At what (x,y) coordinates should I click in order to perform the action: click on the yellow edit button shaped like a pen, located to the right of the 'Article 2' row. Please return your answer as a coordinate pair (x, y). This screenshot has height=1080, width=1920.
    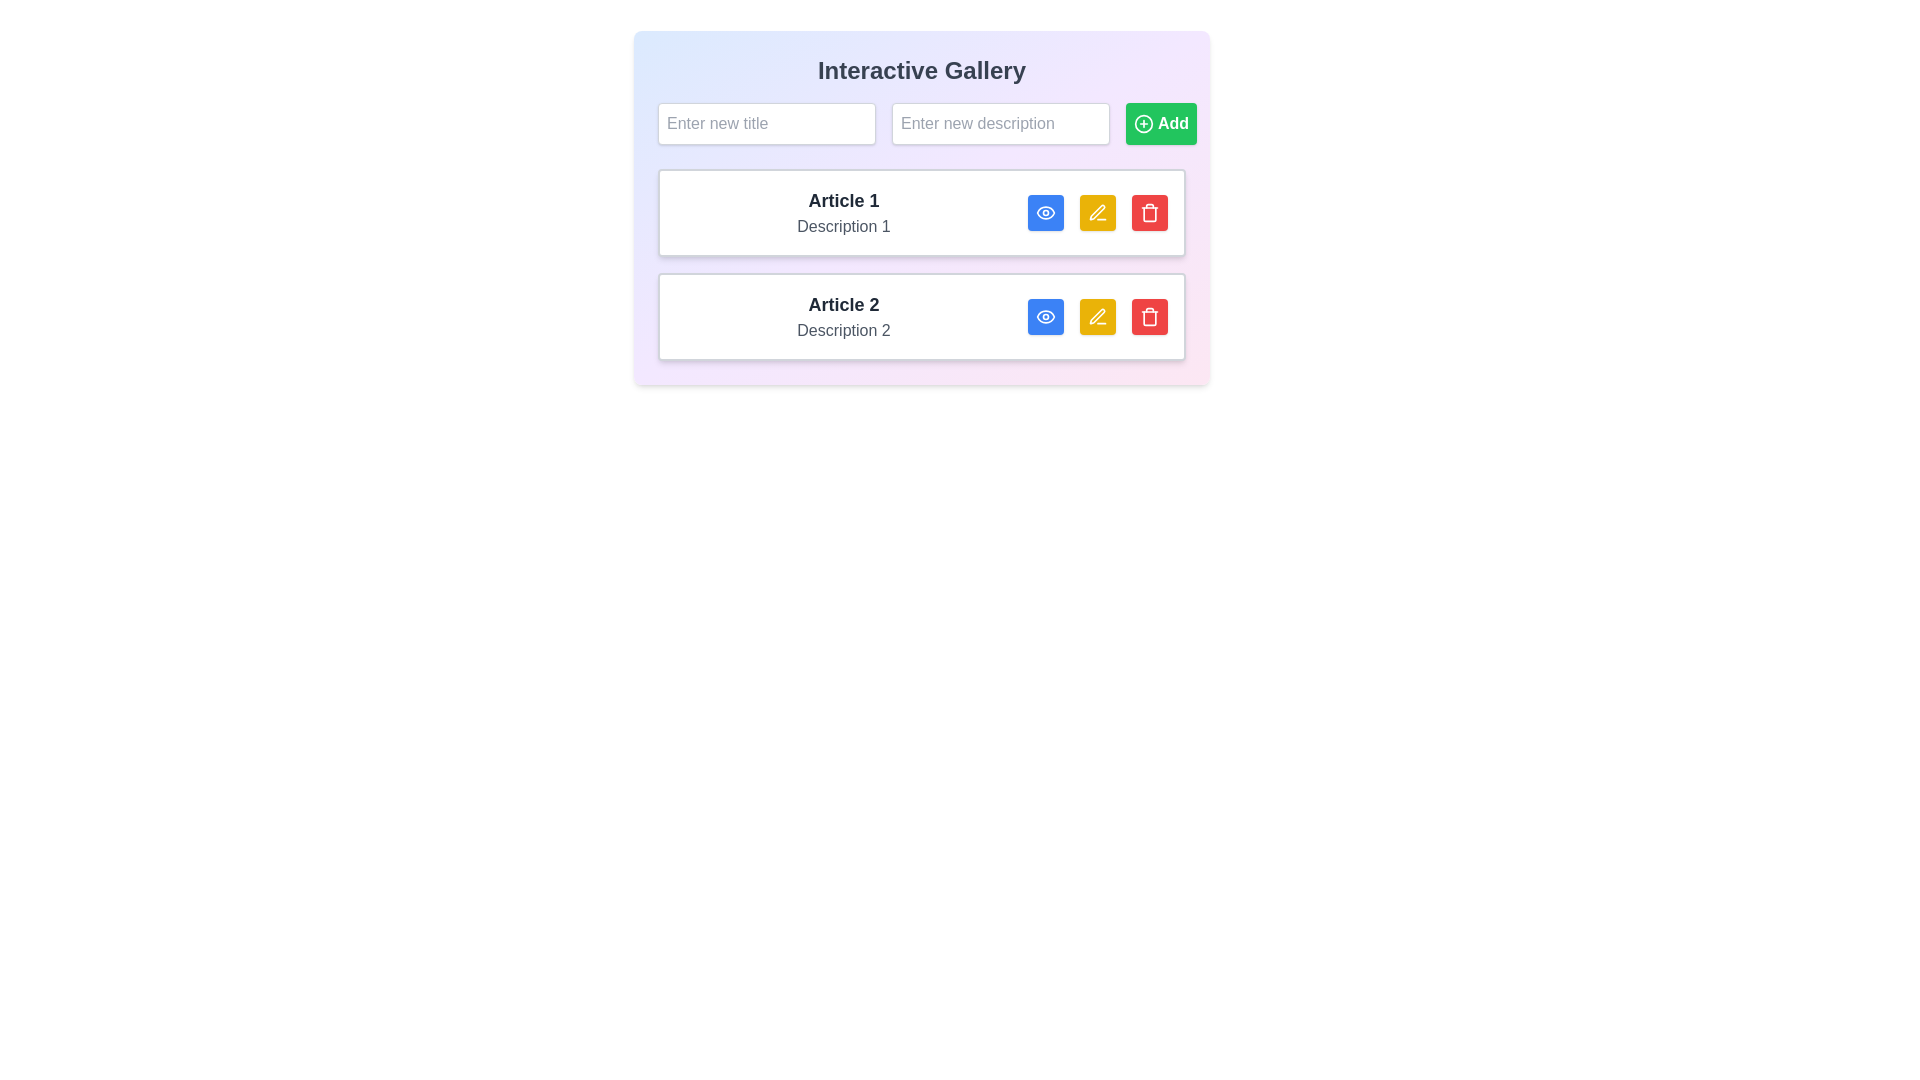
    Looking at the image, I should click on (1097, 315).